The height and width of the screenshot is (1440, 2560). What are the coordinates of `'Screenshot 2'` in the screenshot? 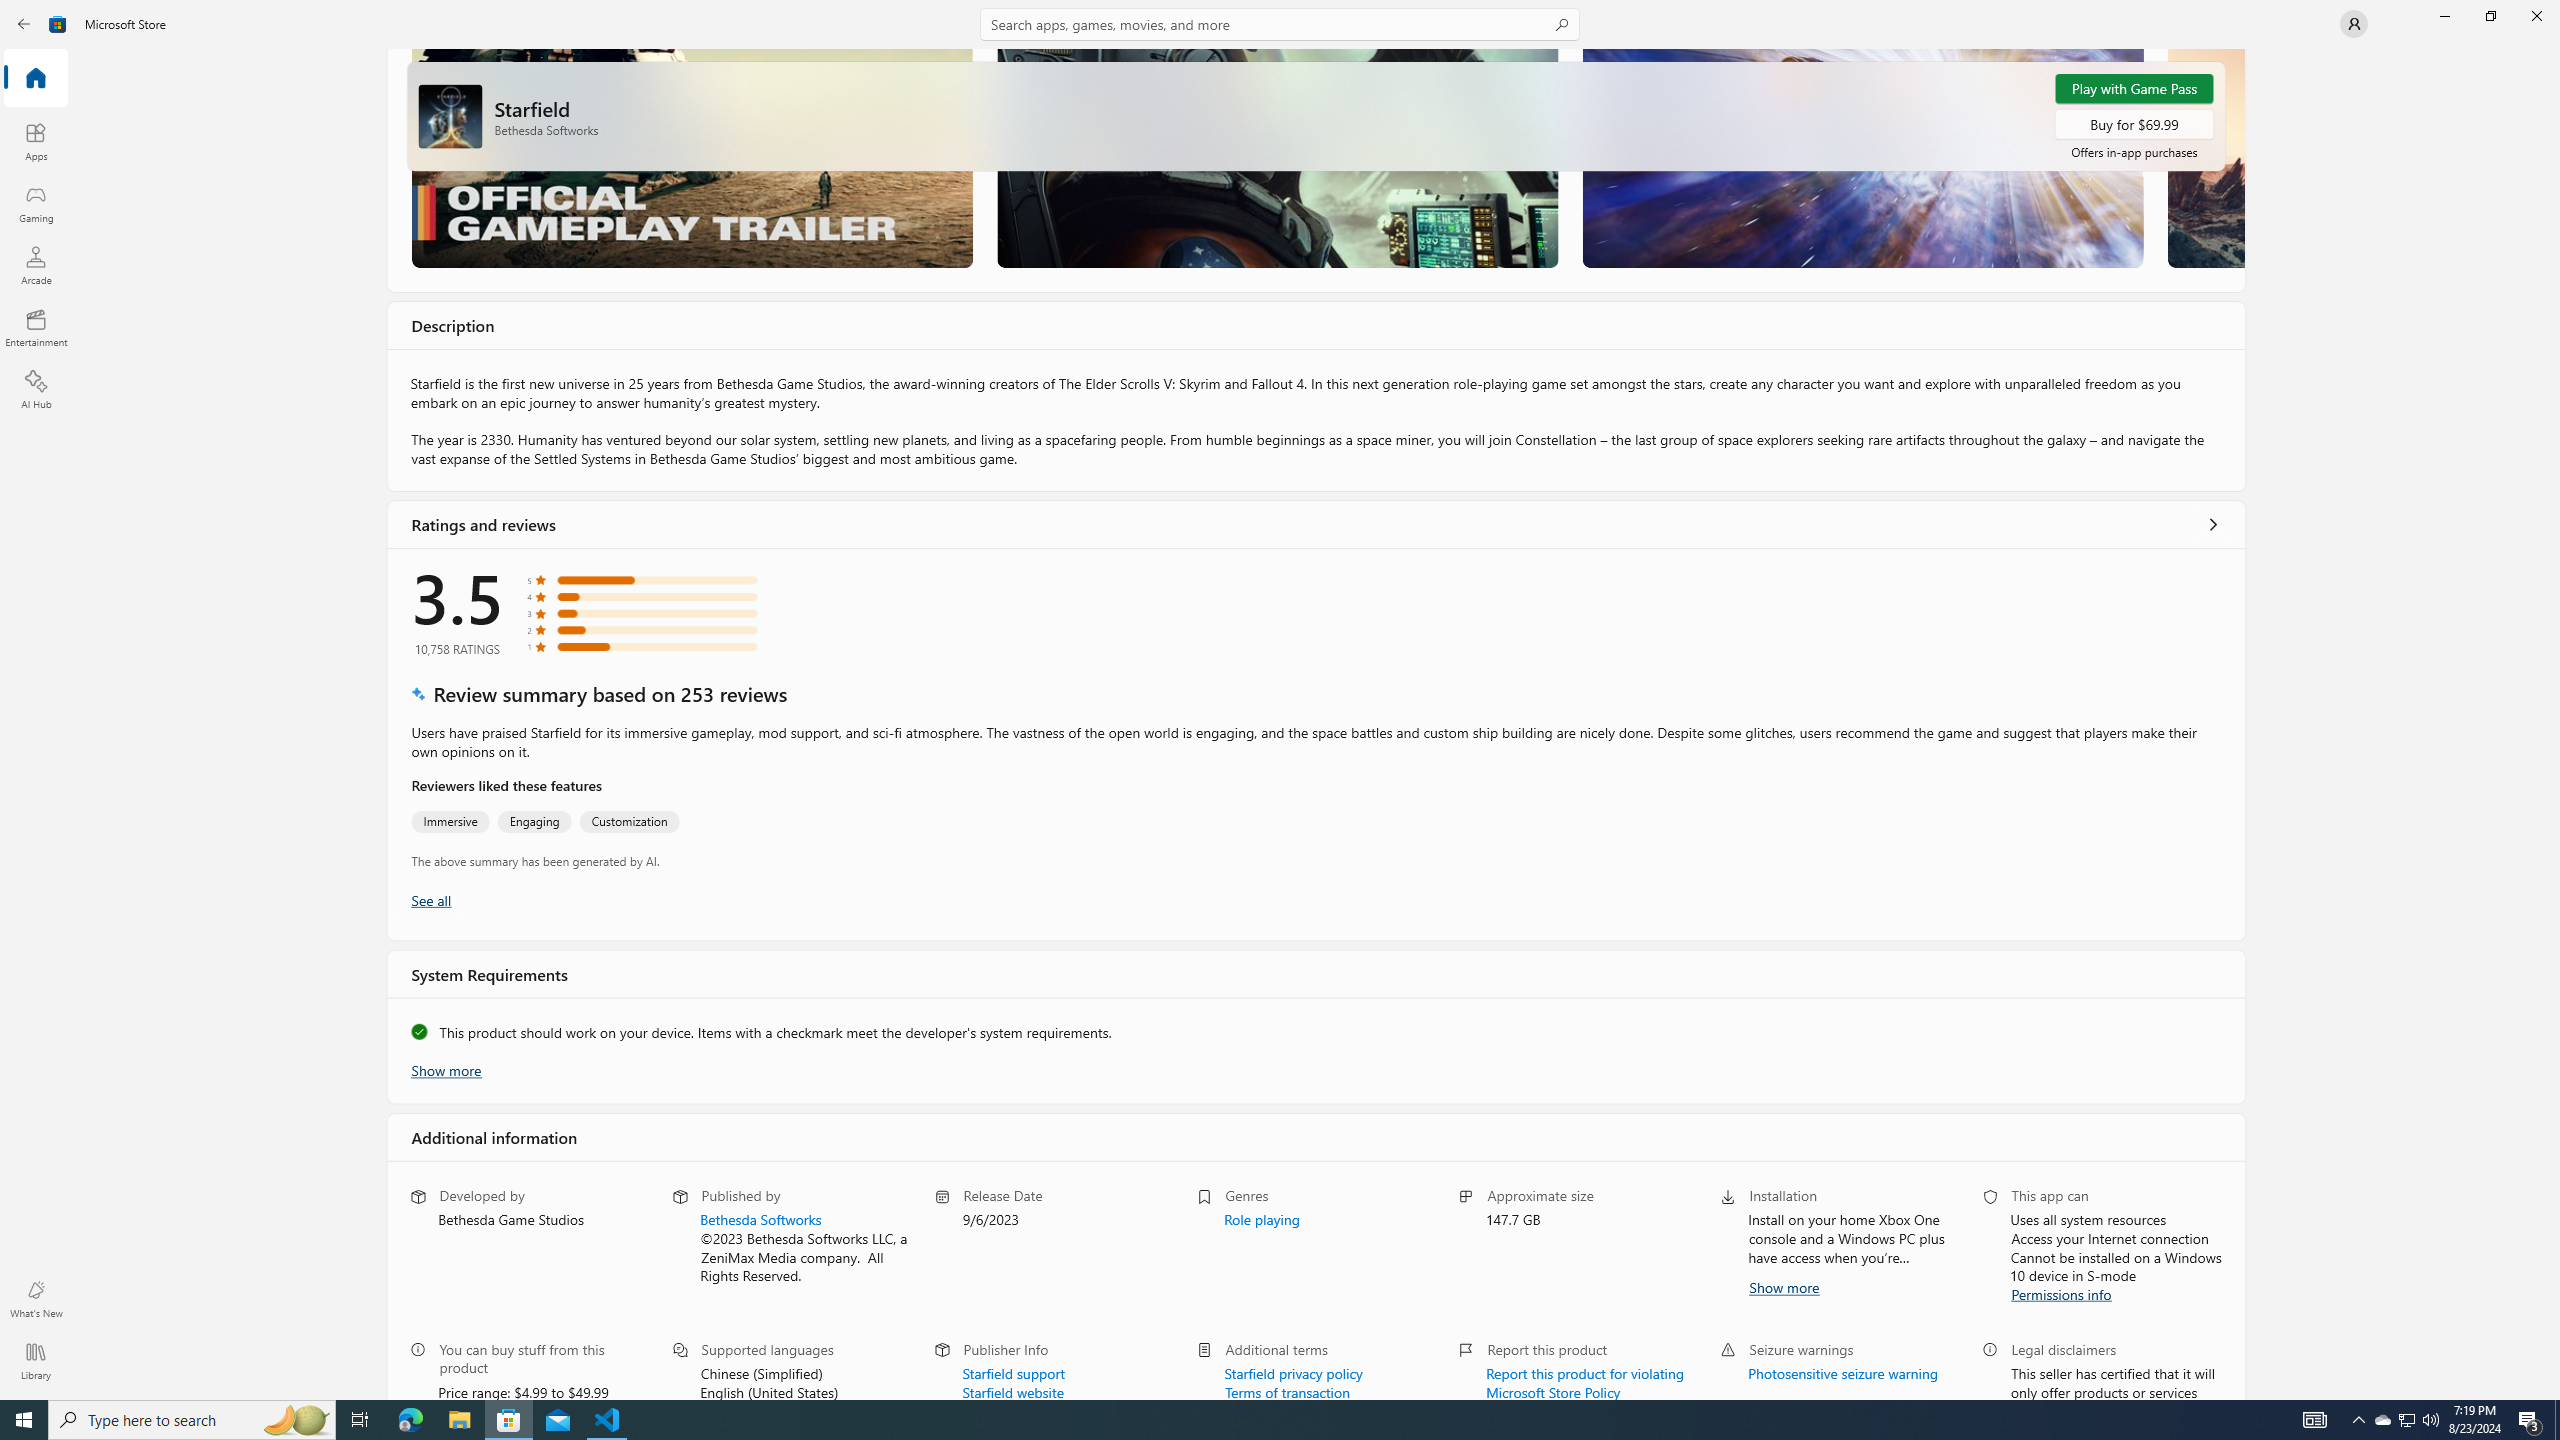 It's located at (1275, 157).